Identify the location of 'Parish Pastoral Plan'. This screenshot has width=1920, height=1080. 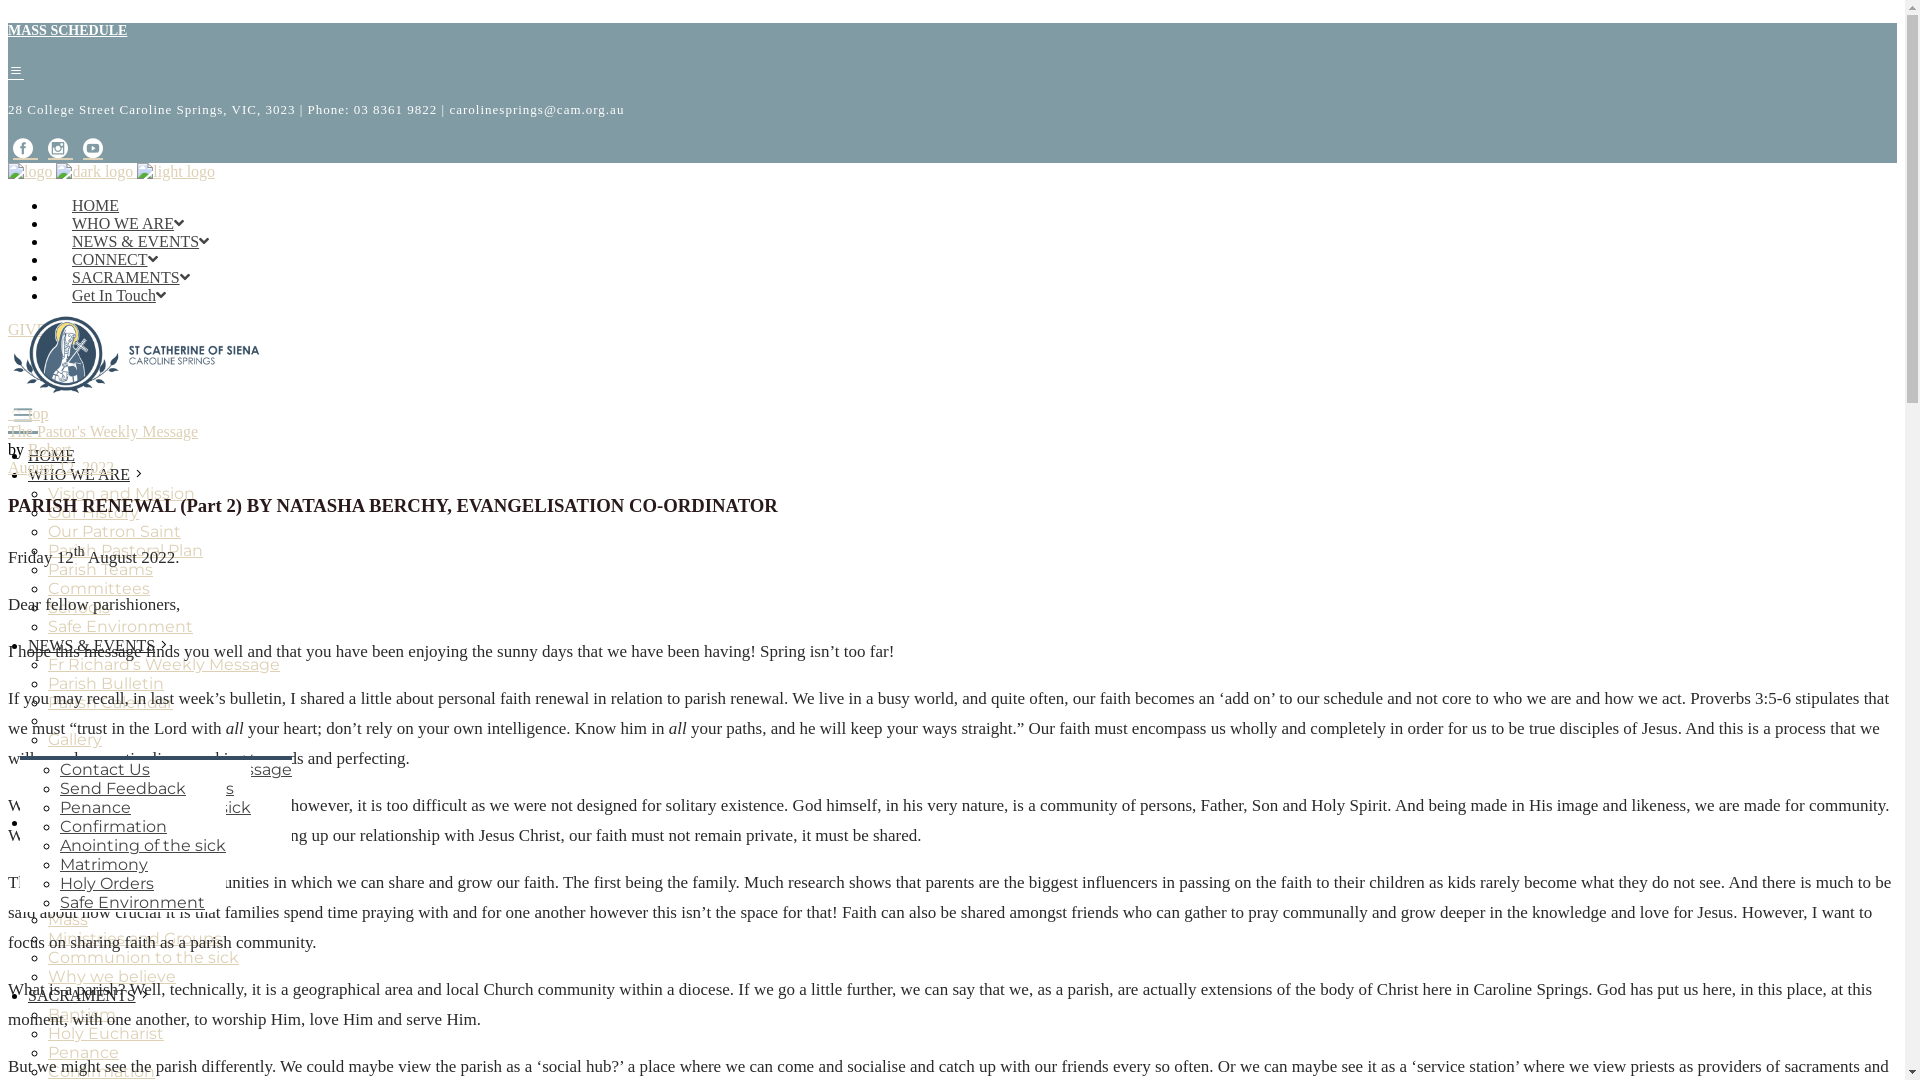
(48, 550).